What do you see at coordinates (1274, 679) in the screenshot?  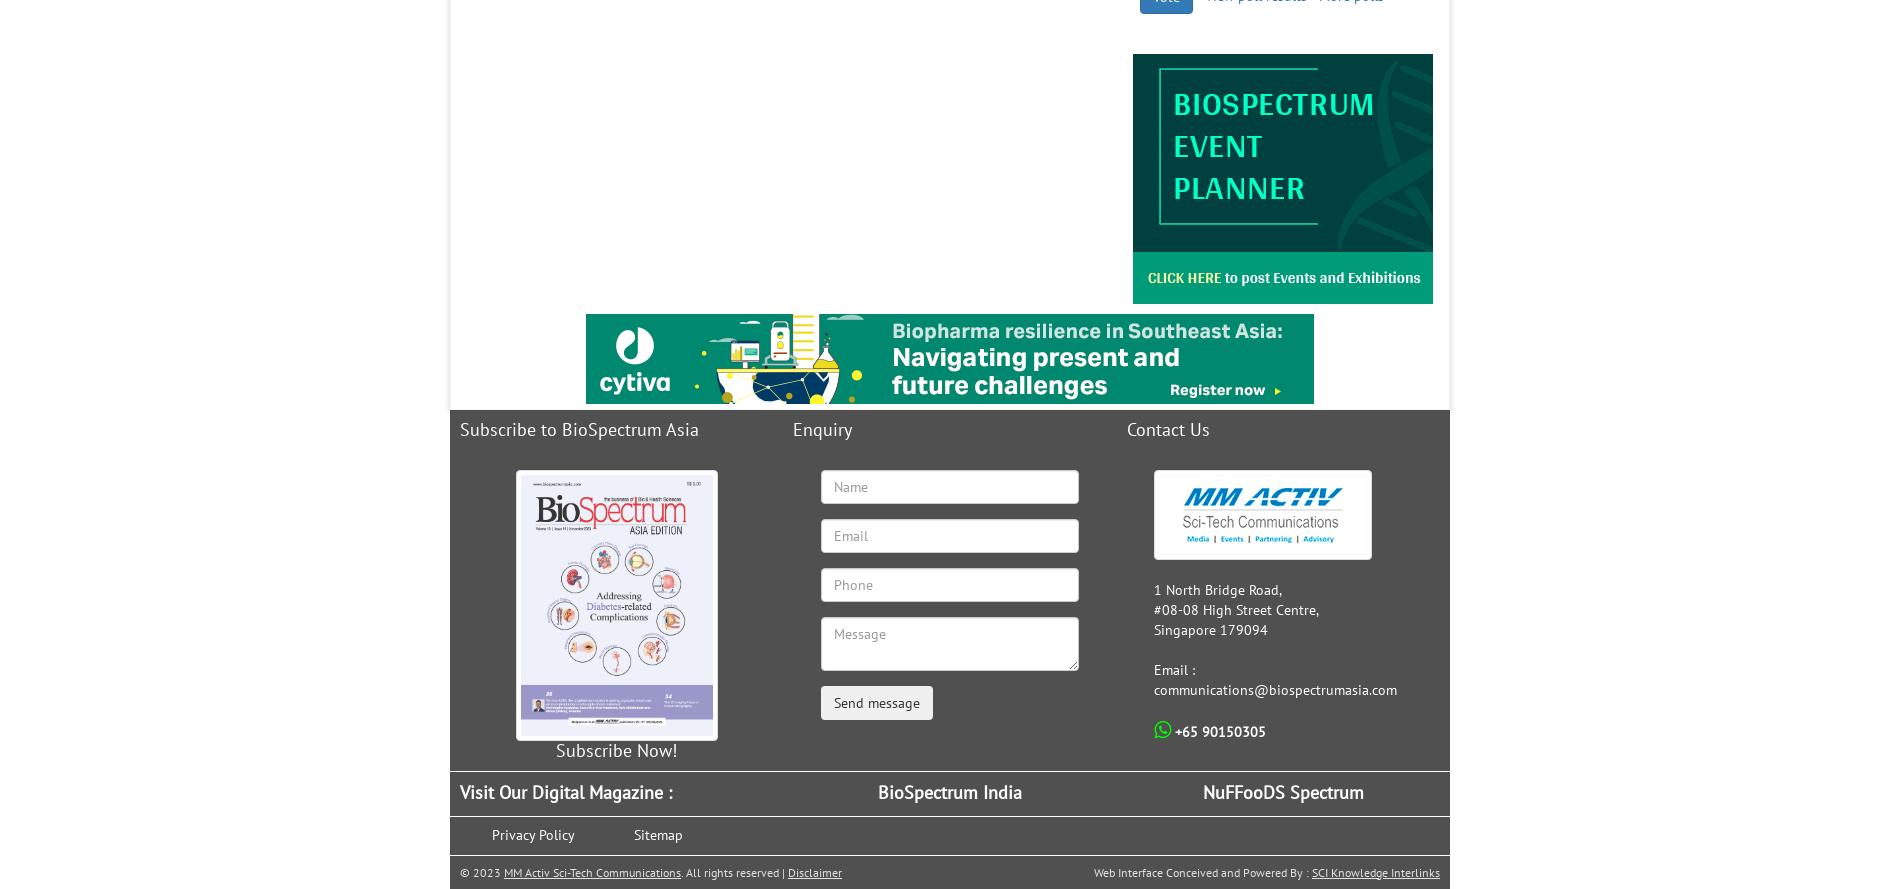 I see `'Email : communications@biospectrumasia.com'` at bounding box center [1274, 679].